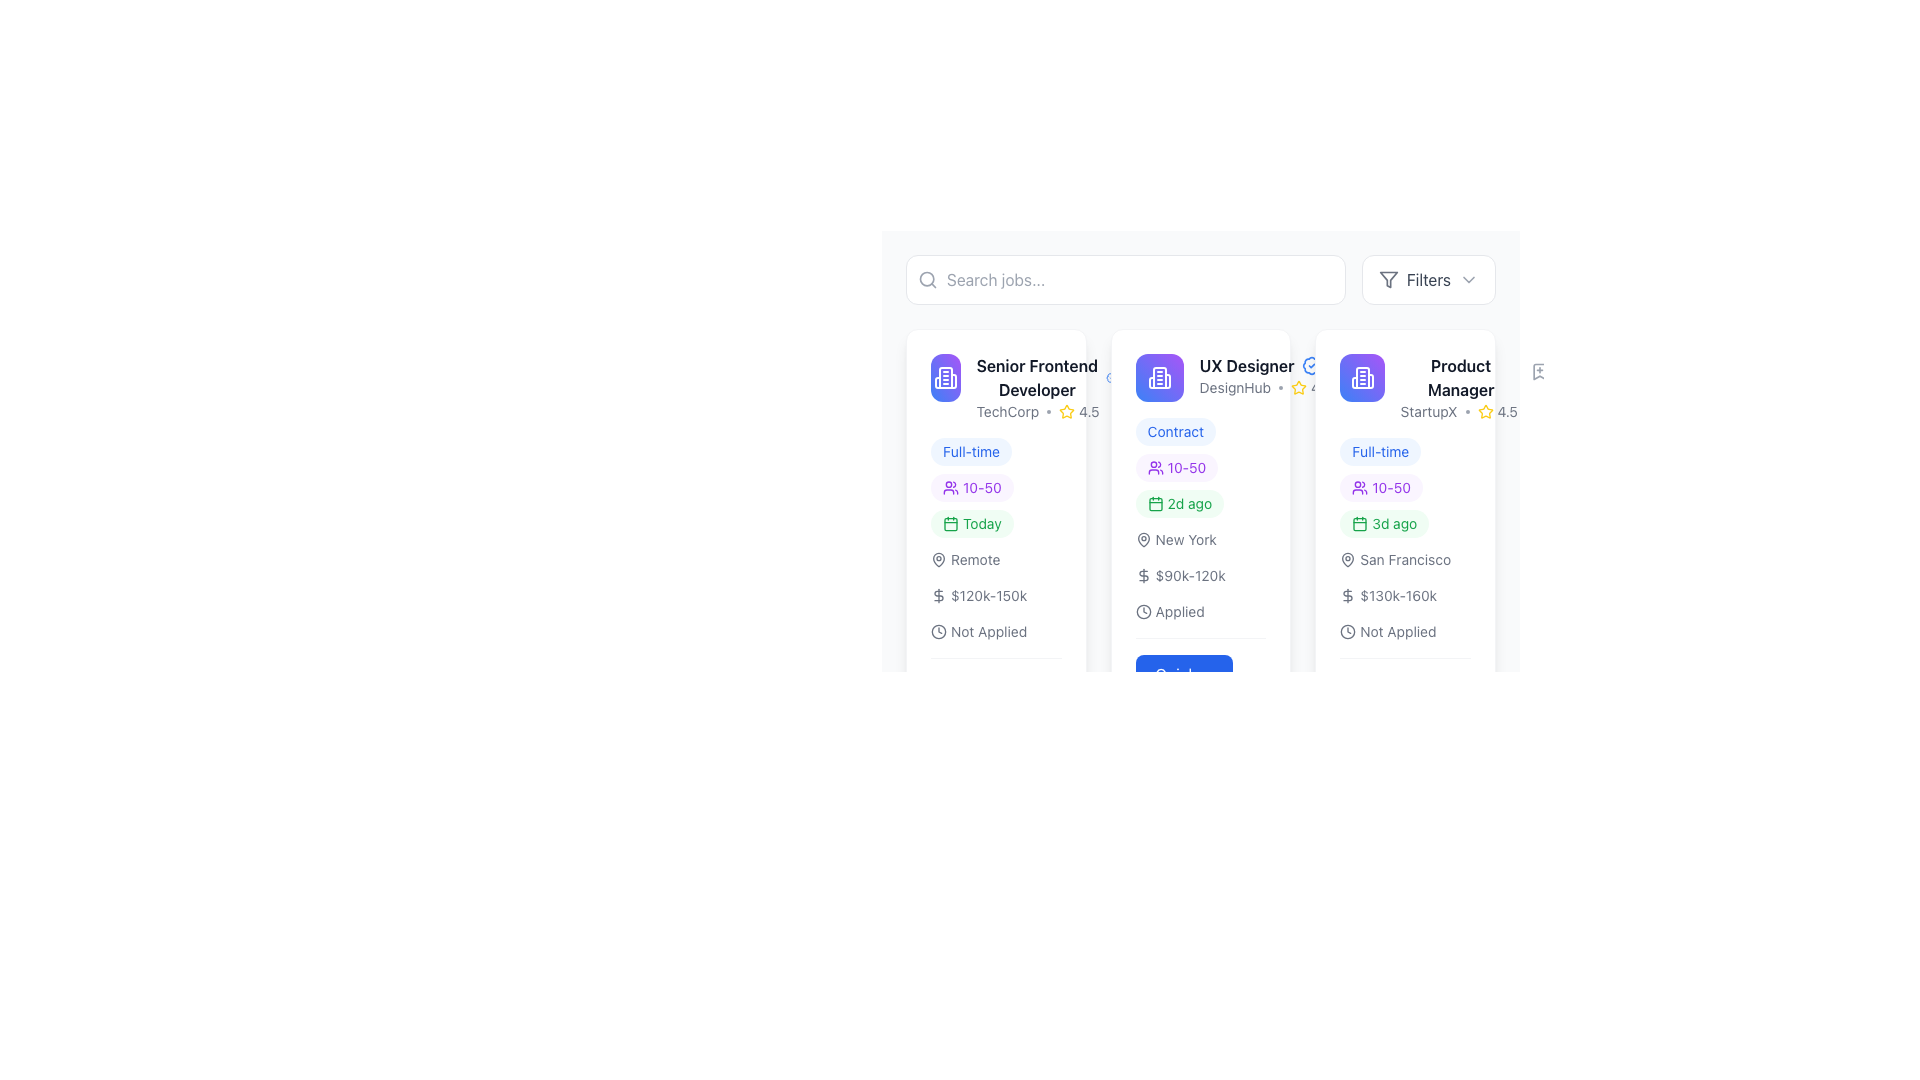  I want to click on the magnifying glass icon located inside the search bar, positioned to the left of the 'Search jobs...' placeholder text, so click(926, 280).